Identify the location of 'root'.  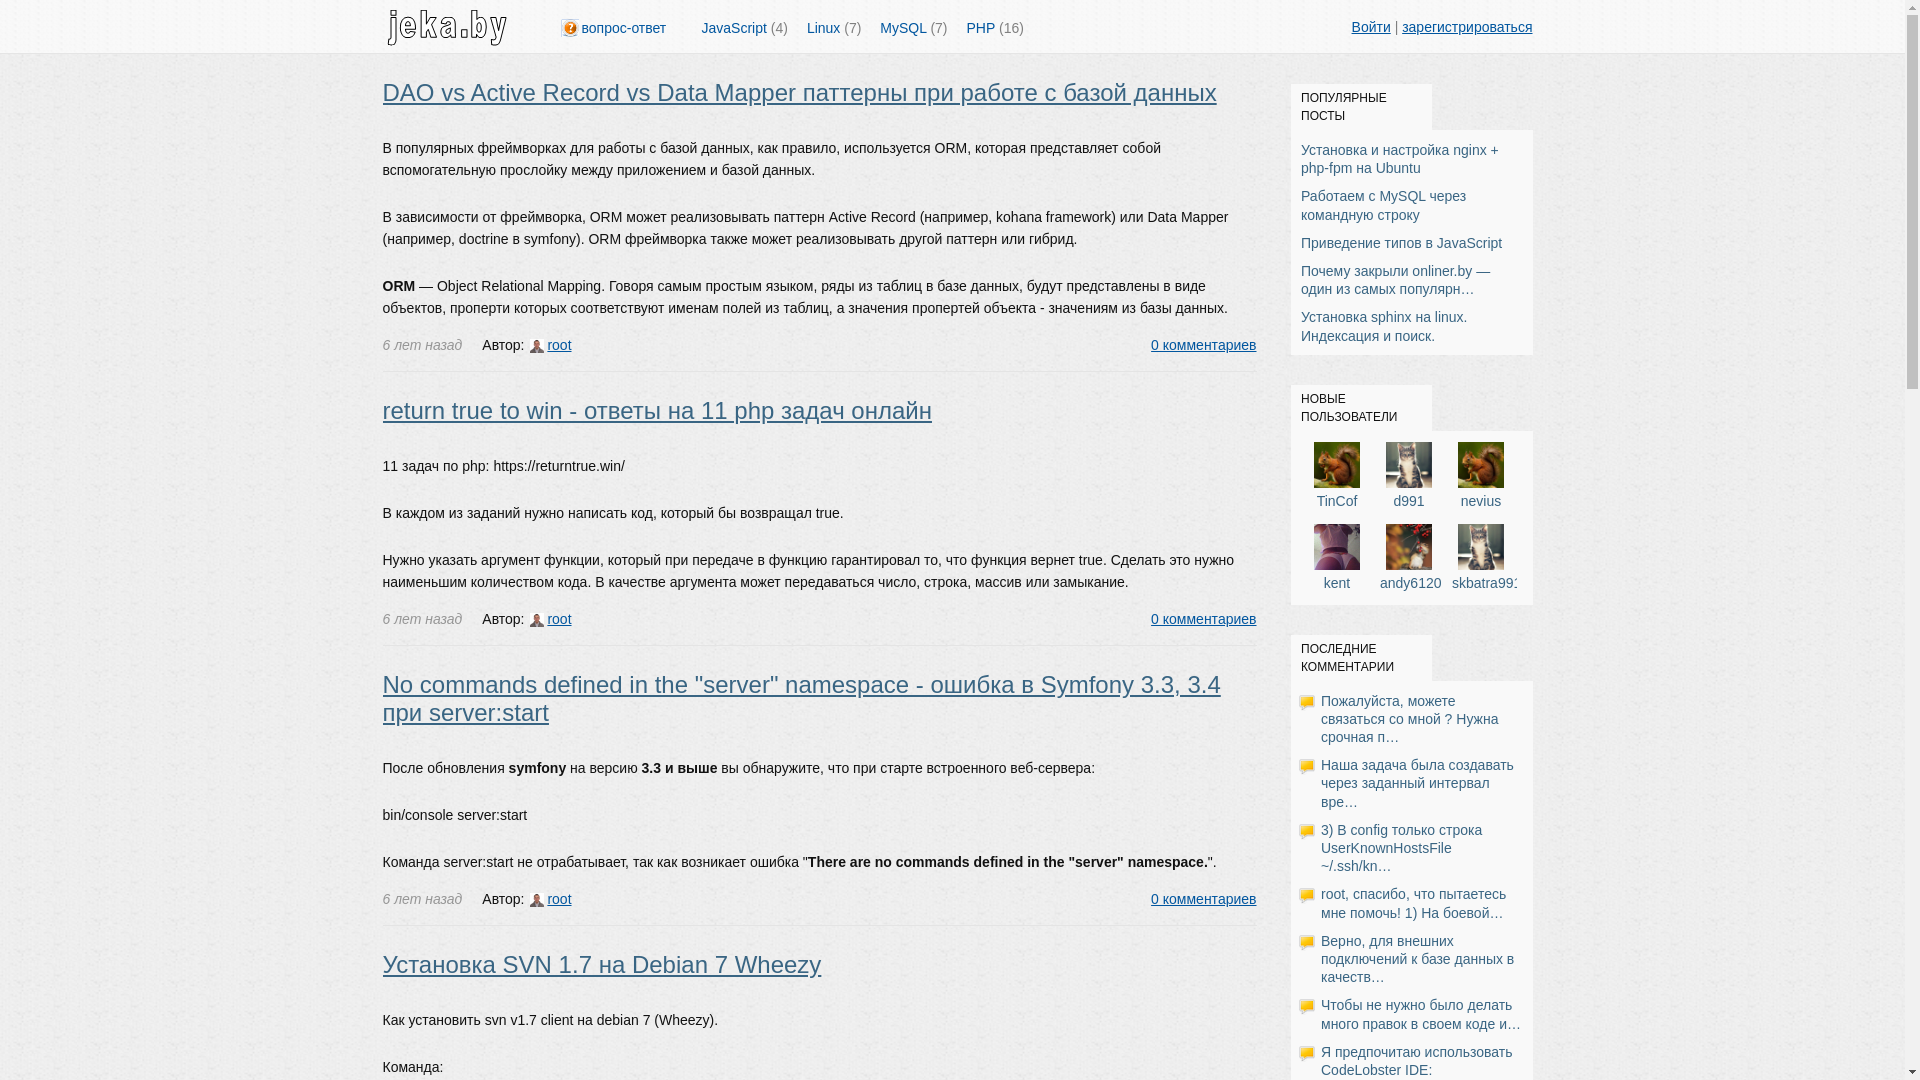
(550, 897).